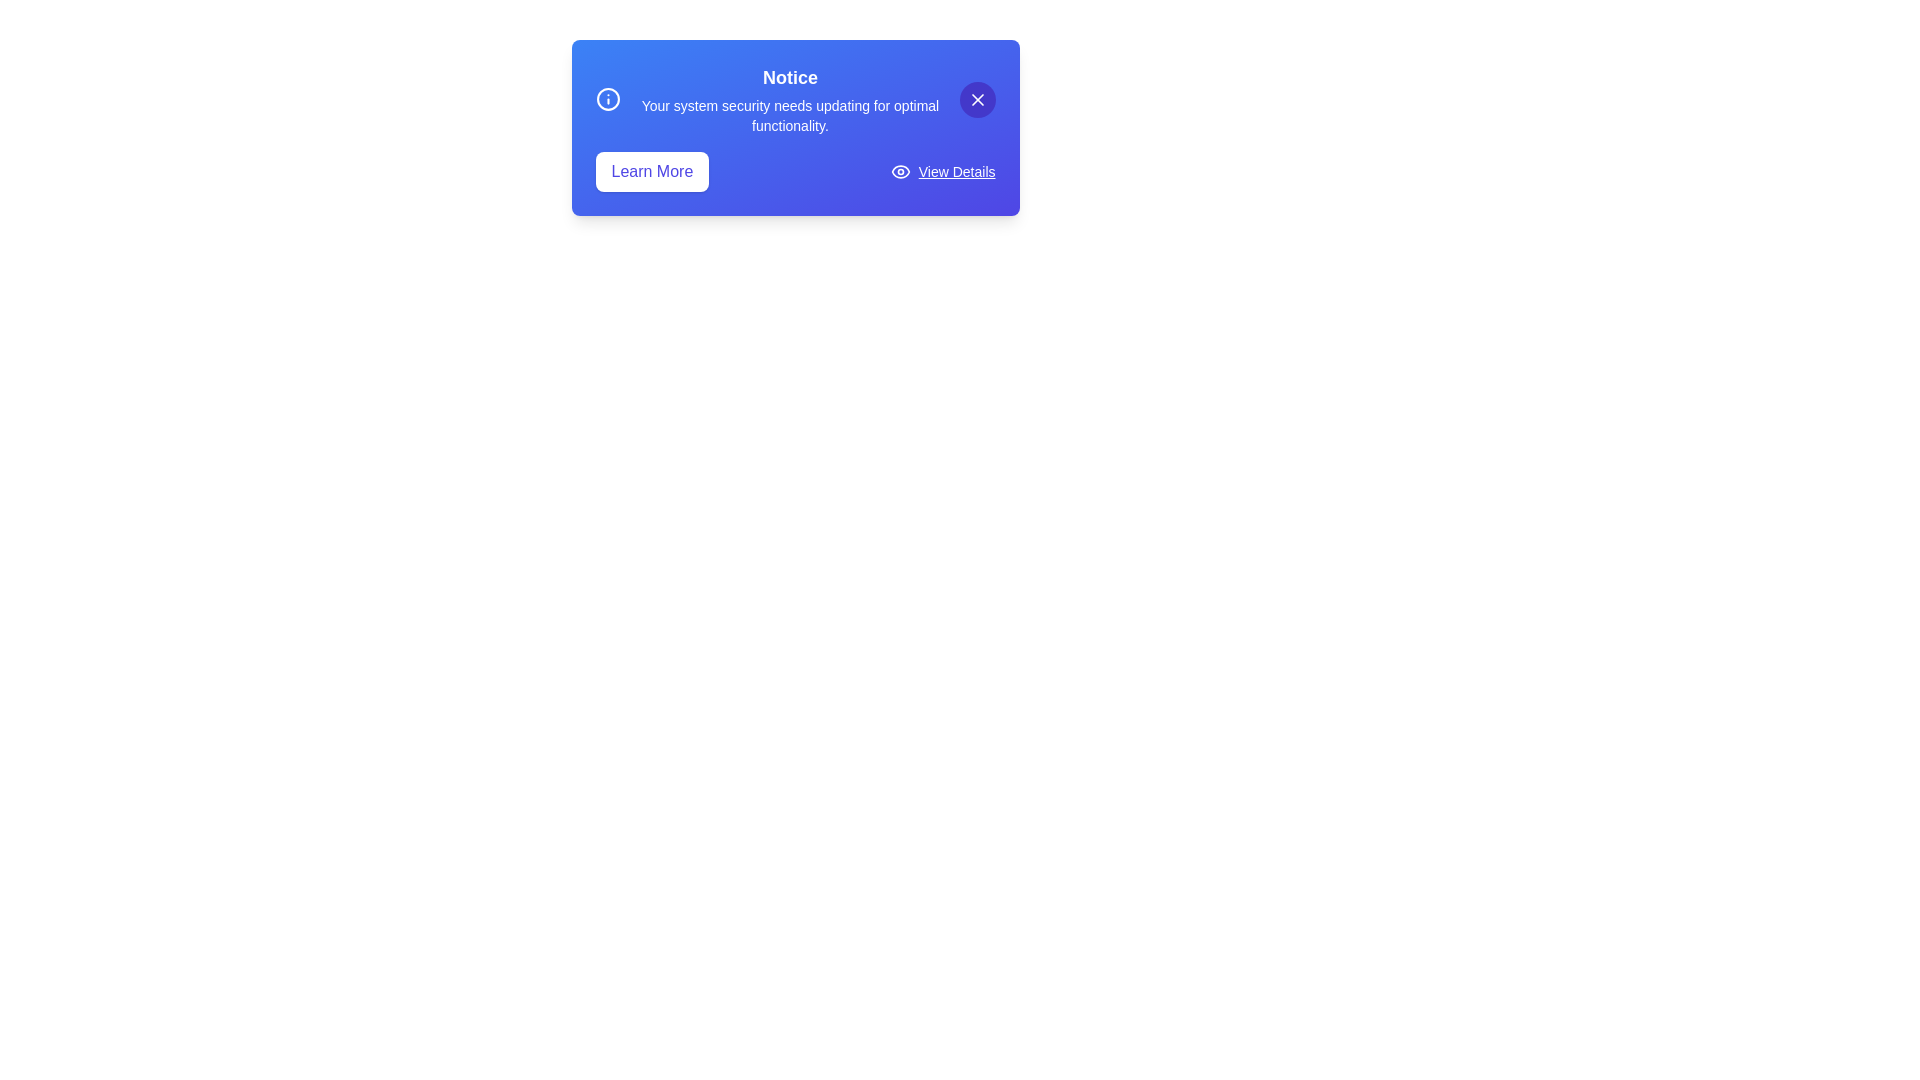 Image resolution: width=1920 pixels, height=1080 pixels. Describe the element at coordinates (607, 100) in the screenshot. I see `the icon to visually inspect it` at that location.